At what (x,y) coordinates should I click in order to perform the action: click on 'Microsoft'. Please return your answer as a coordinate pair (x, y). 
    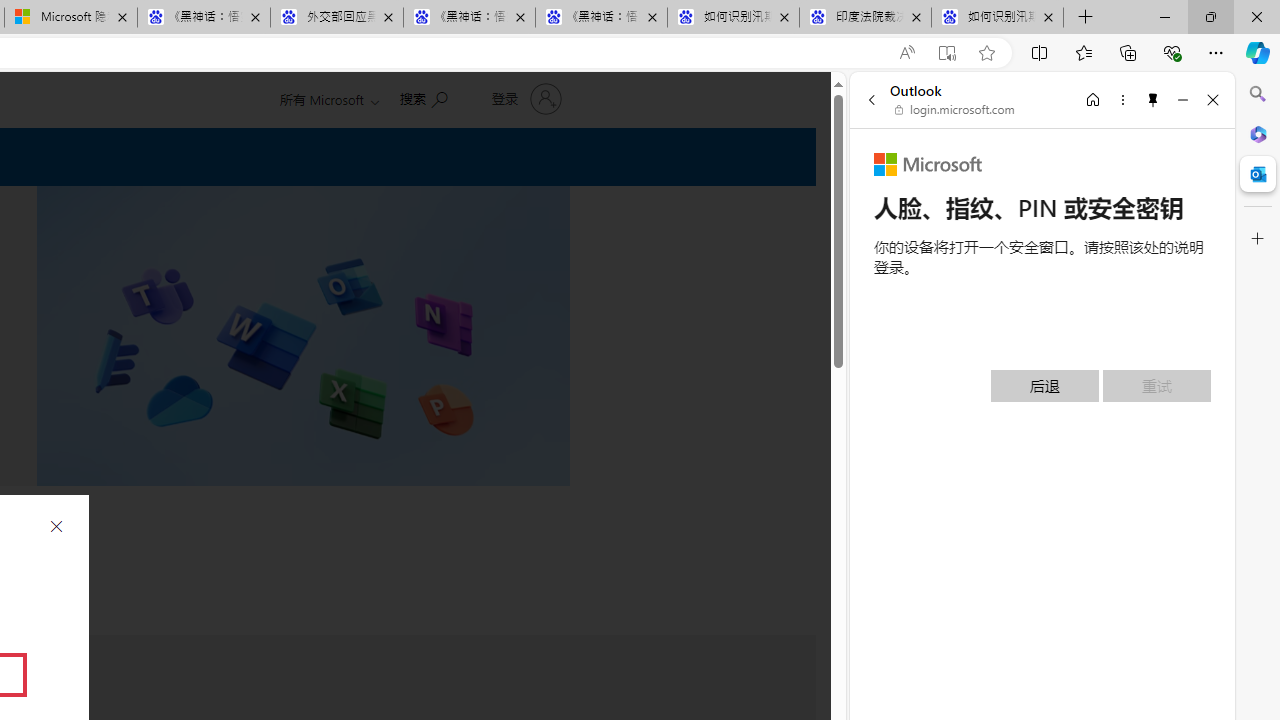
    Looking at the image, I should click on (927, 164).